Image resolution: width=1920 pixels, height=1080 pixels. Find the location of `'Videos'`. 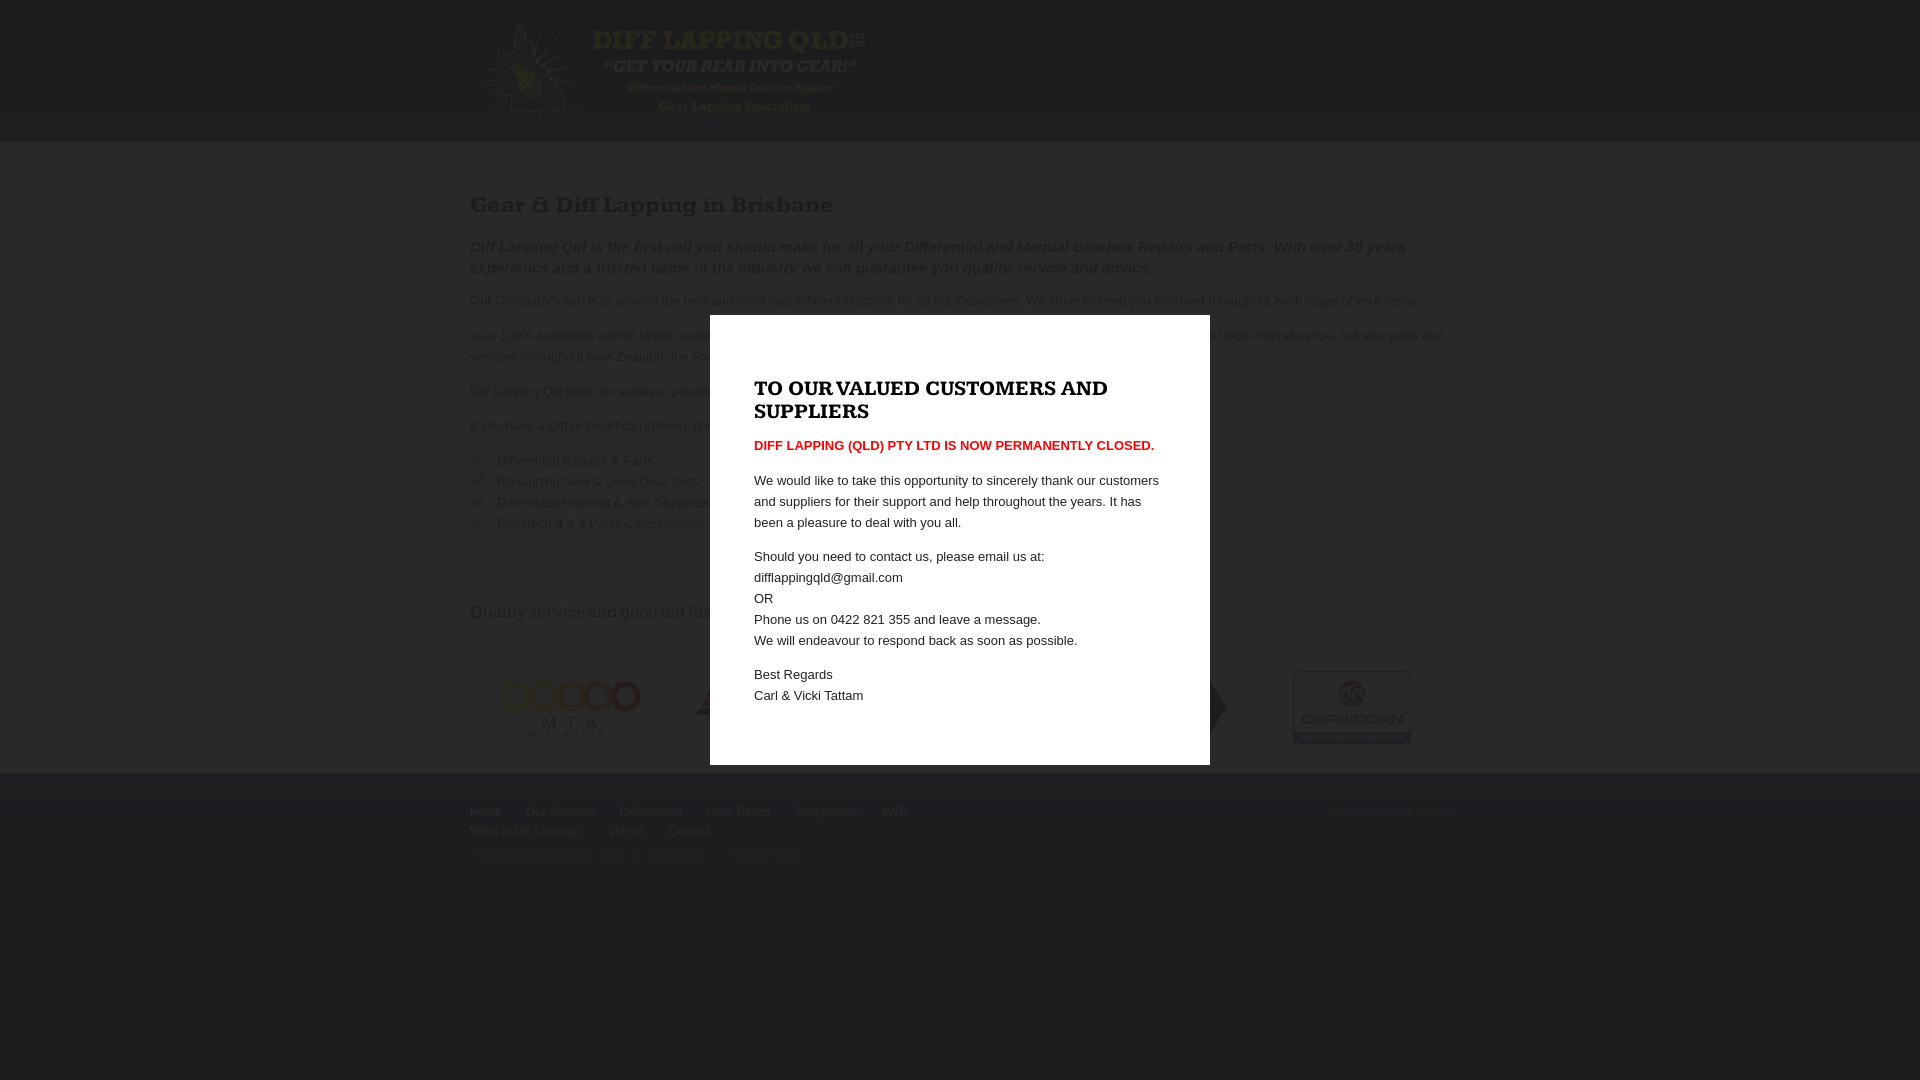

'Videos' is located at coordinates (624, 831).